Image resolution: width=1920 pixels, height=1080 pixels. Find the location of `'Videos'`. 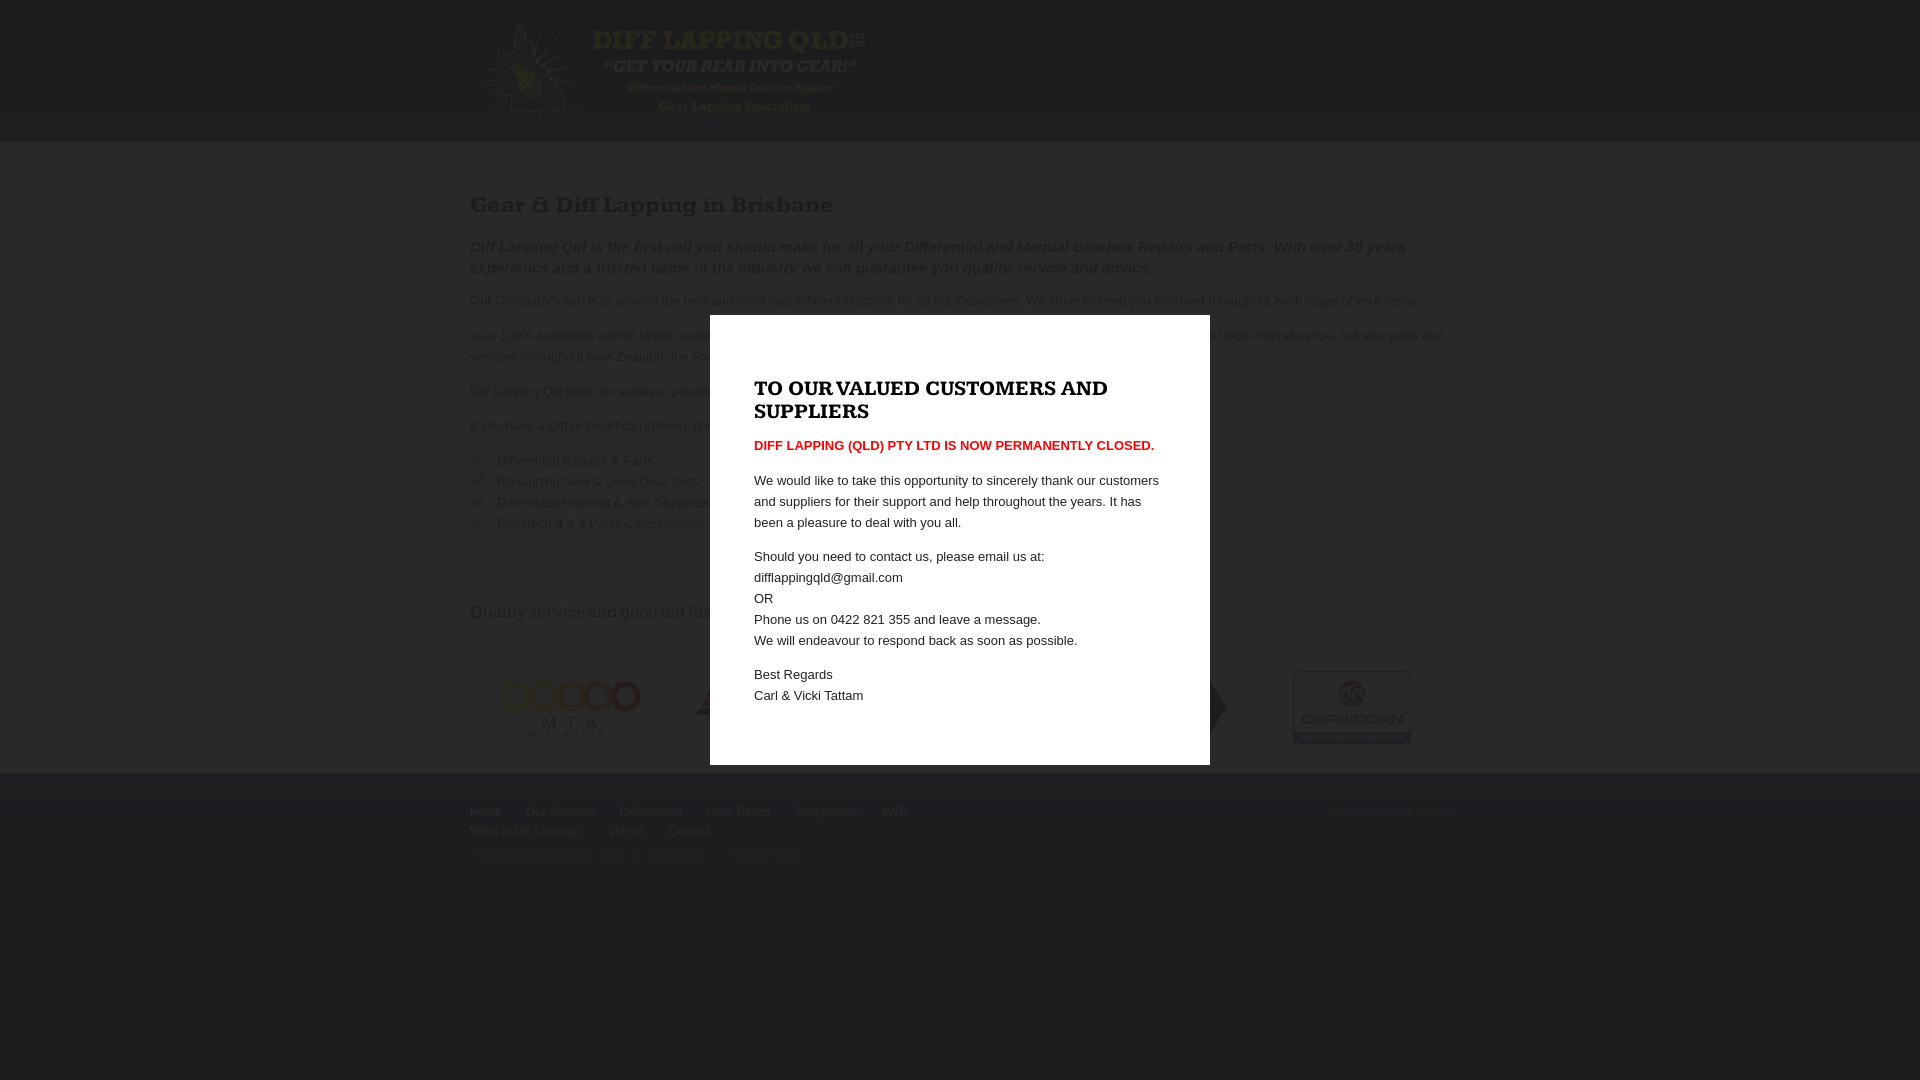

'Videos' is located at coordinates (624, 831).